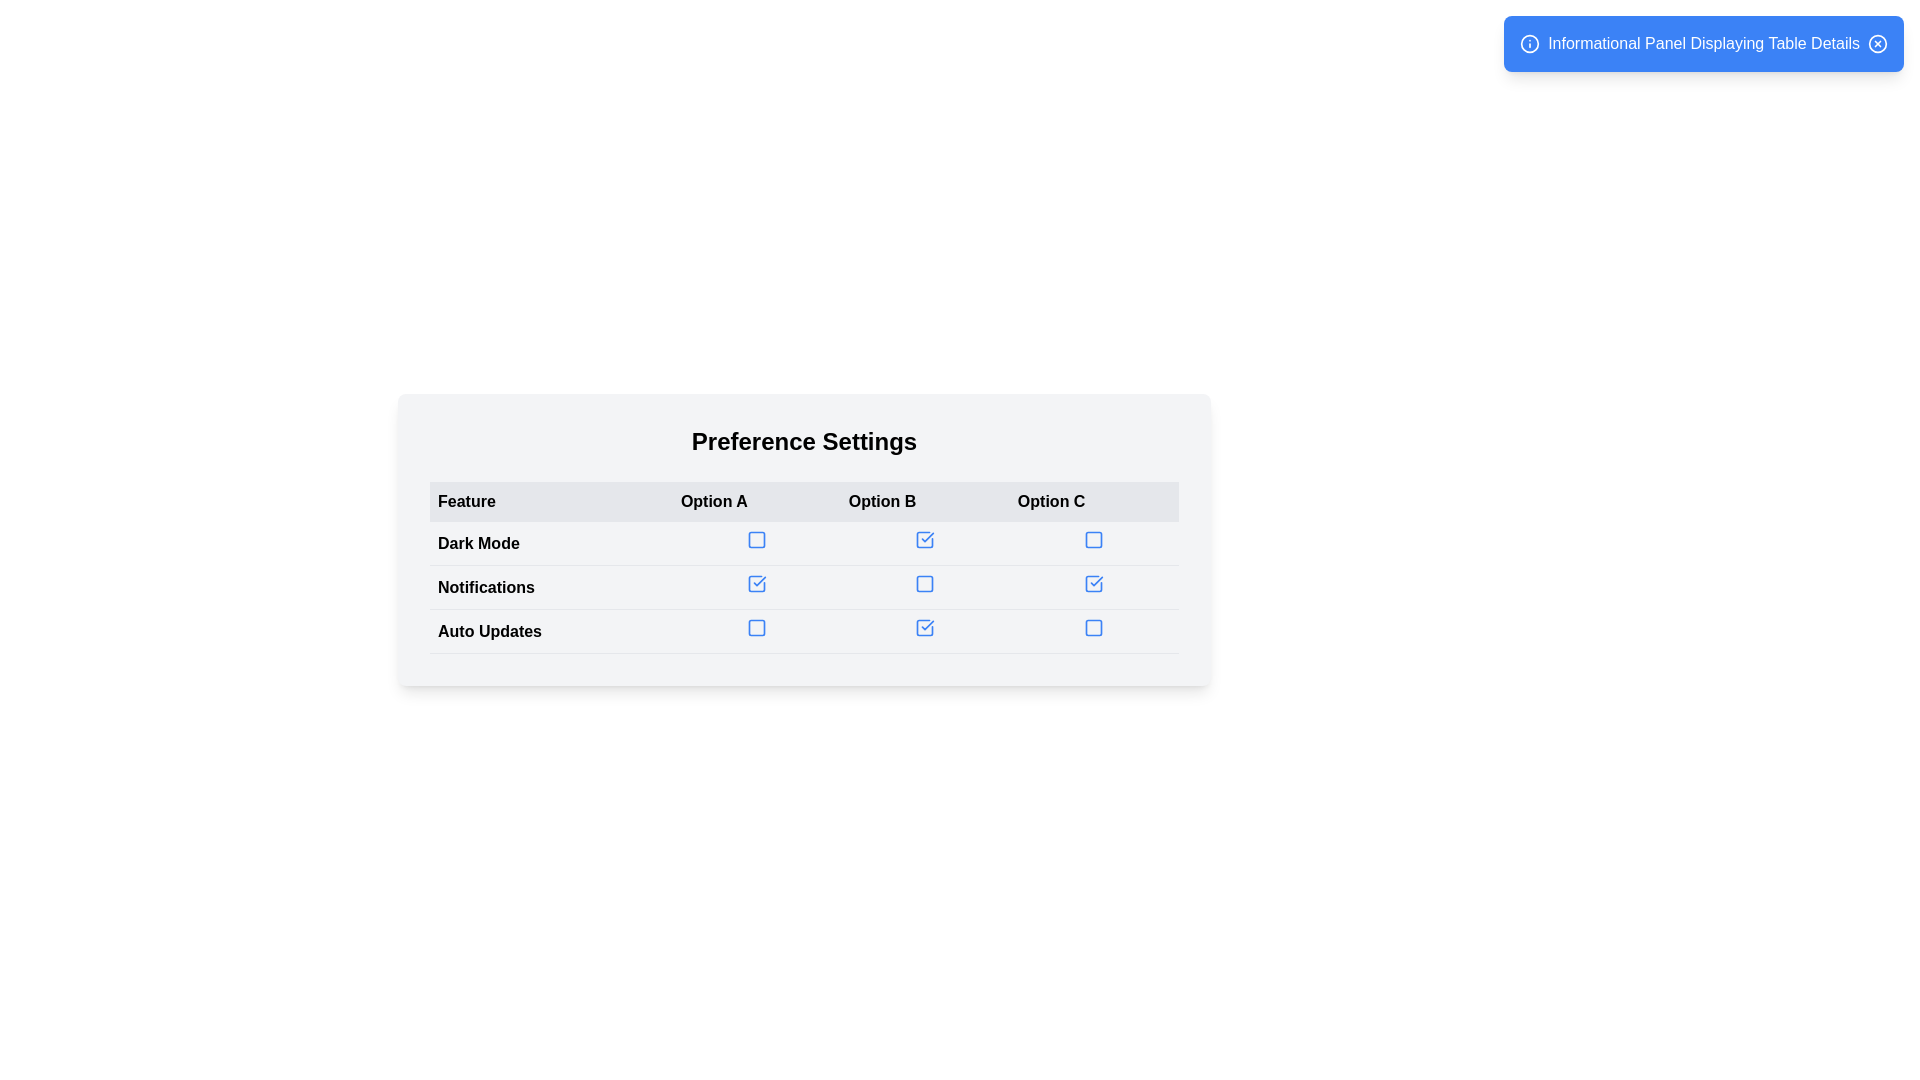 The height and width of the screenshot is (1080, 1920). Describe the element at coordinates (755, 583) in the screenshot. I see `the blue checkbox-style graphical icon located in the second row under the 'Option A' column in the 'Preference Settings' section` at that location.